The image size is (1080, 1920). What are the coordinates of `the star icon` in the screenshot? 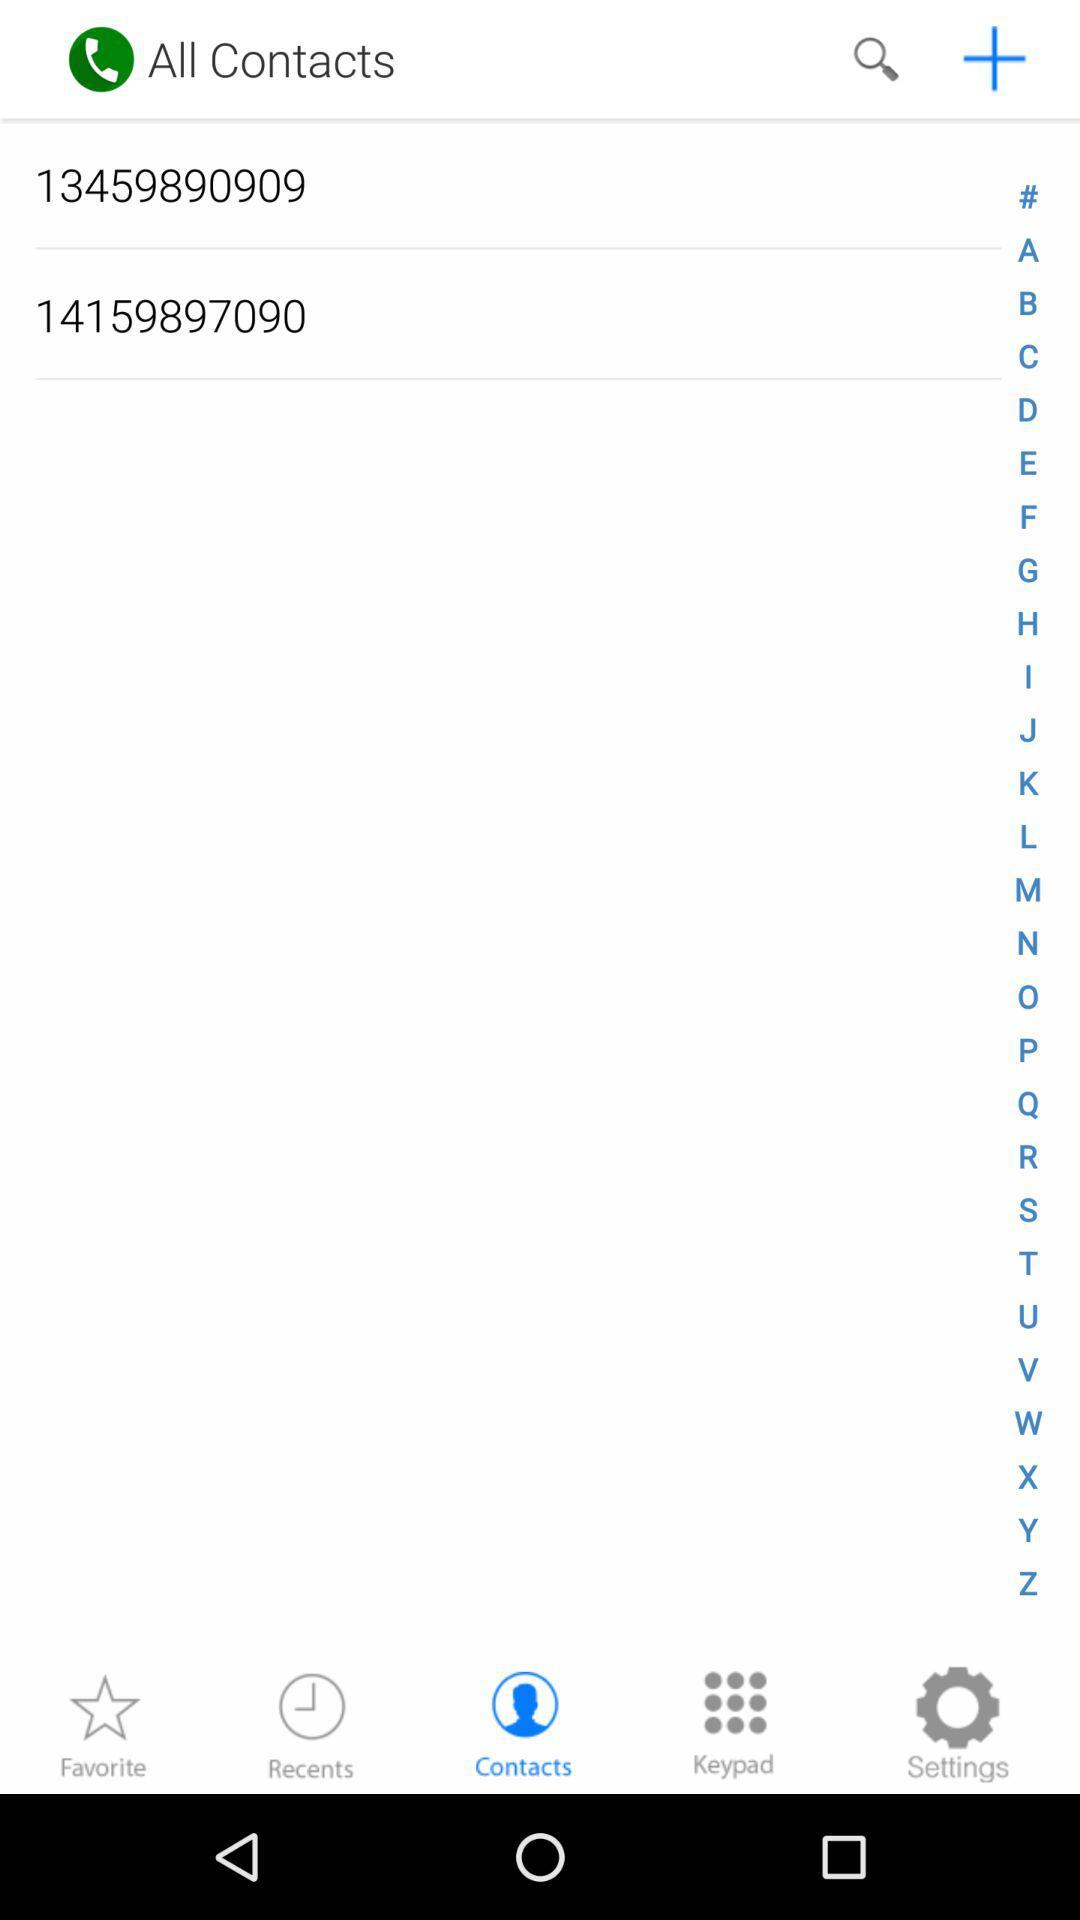 It's located at (103, 1844).